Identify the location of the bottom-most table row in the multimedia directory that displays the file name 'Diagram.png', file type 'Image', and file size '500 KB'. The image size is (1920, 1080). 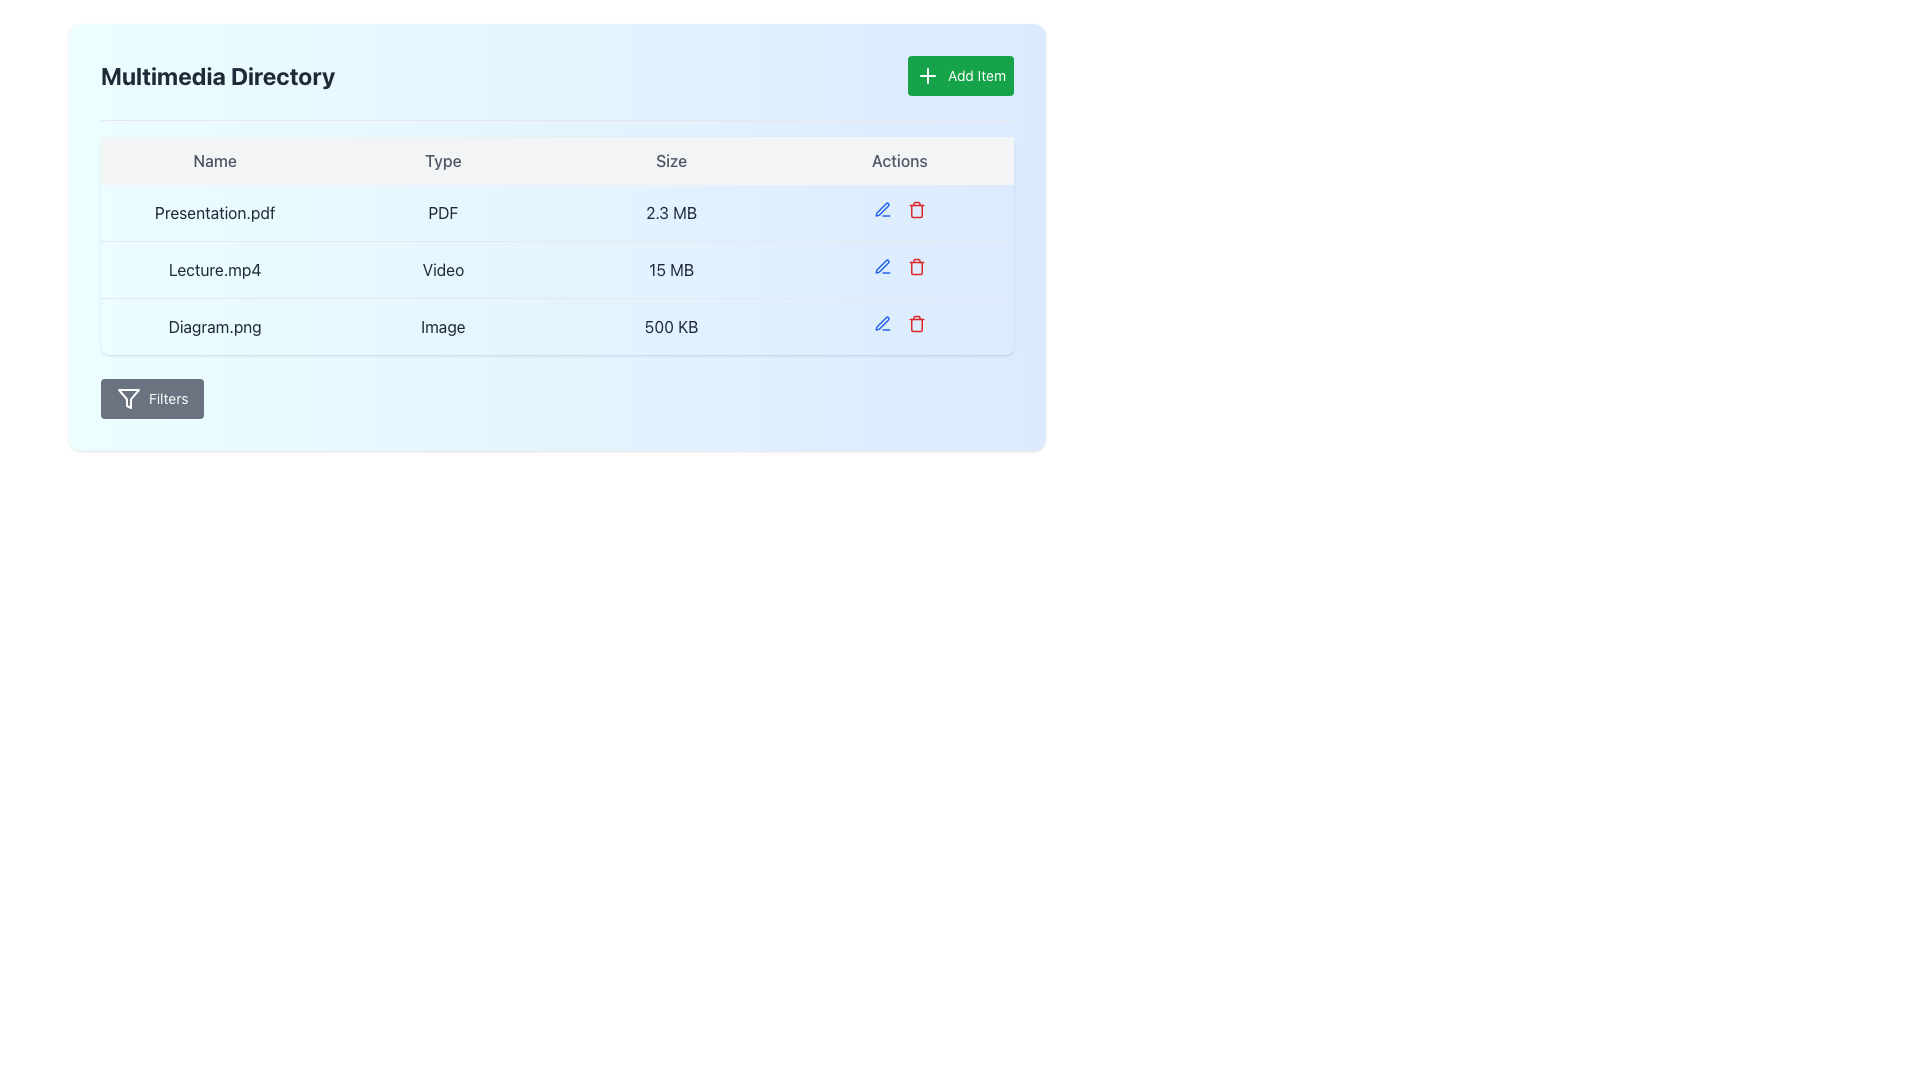
(557, 325).